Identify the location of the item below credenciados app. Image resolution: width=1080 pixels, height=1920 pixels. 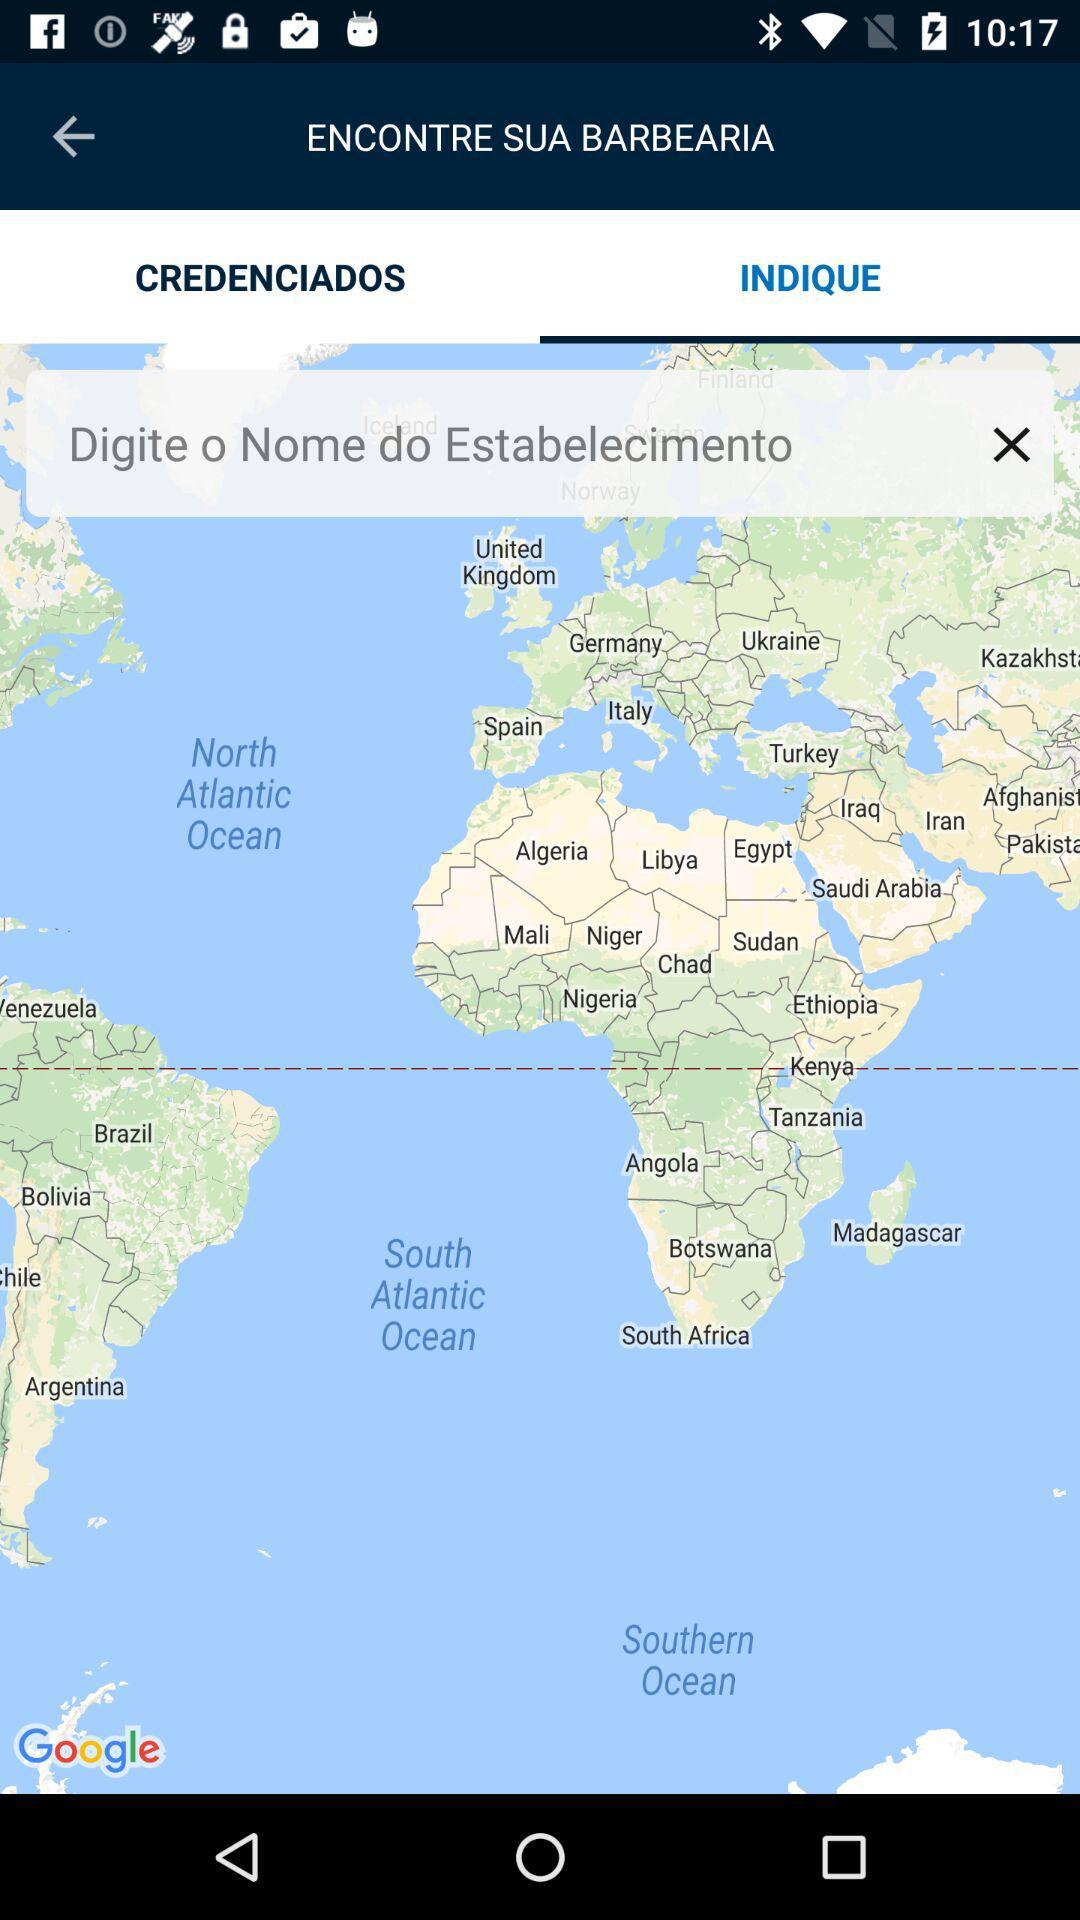
(540, 1067).